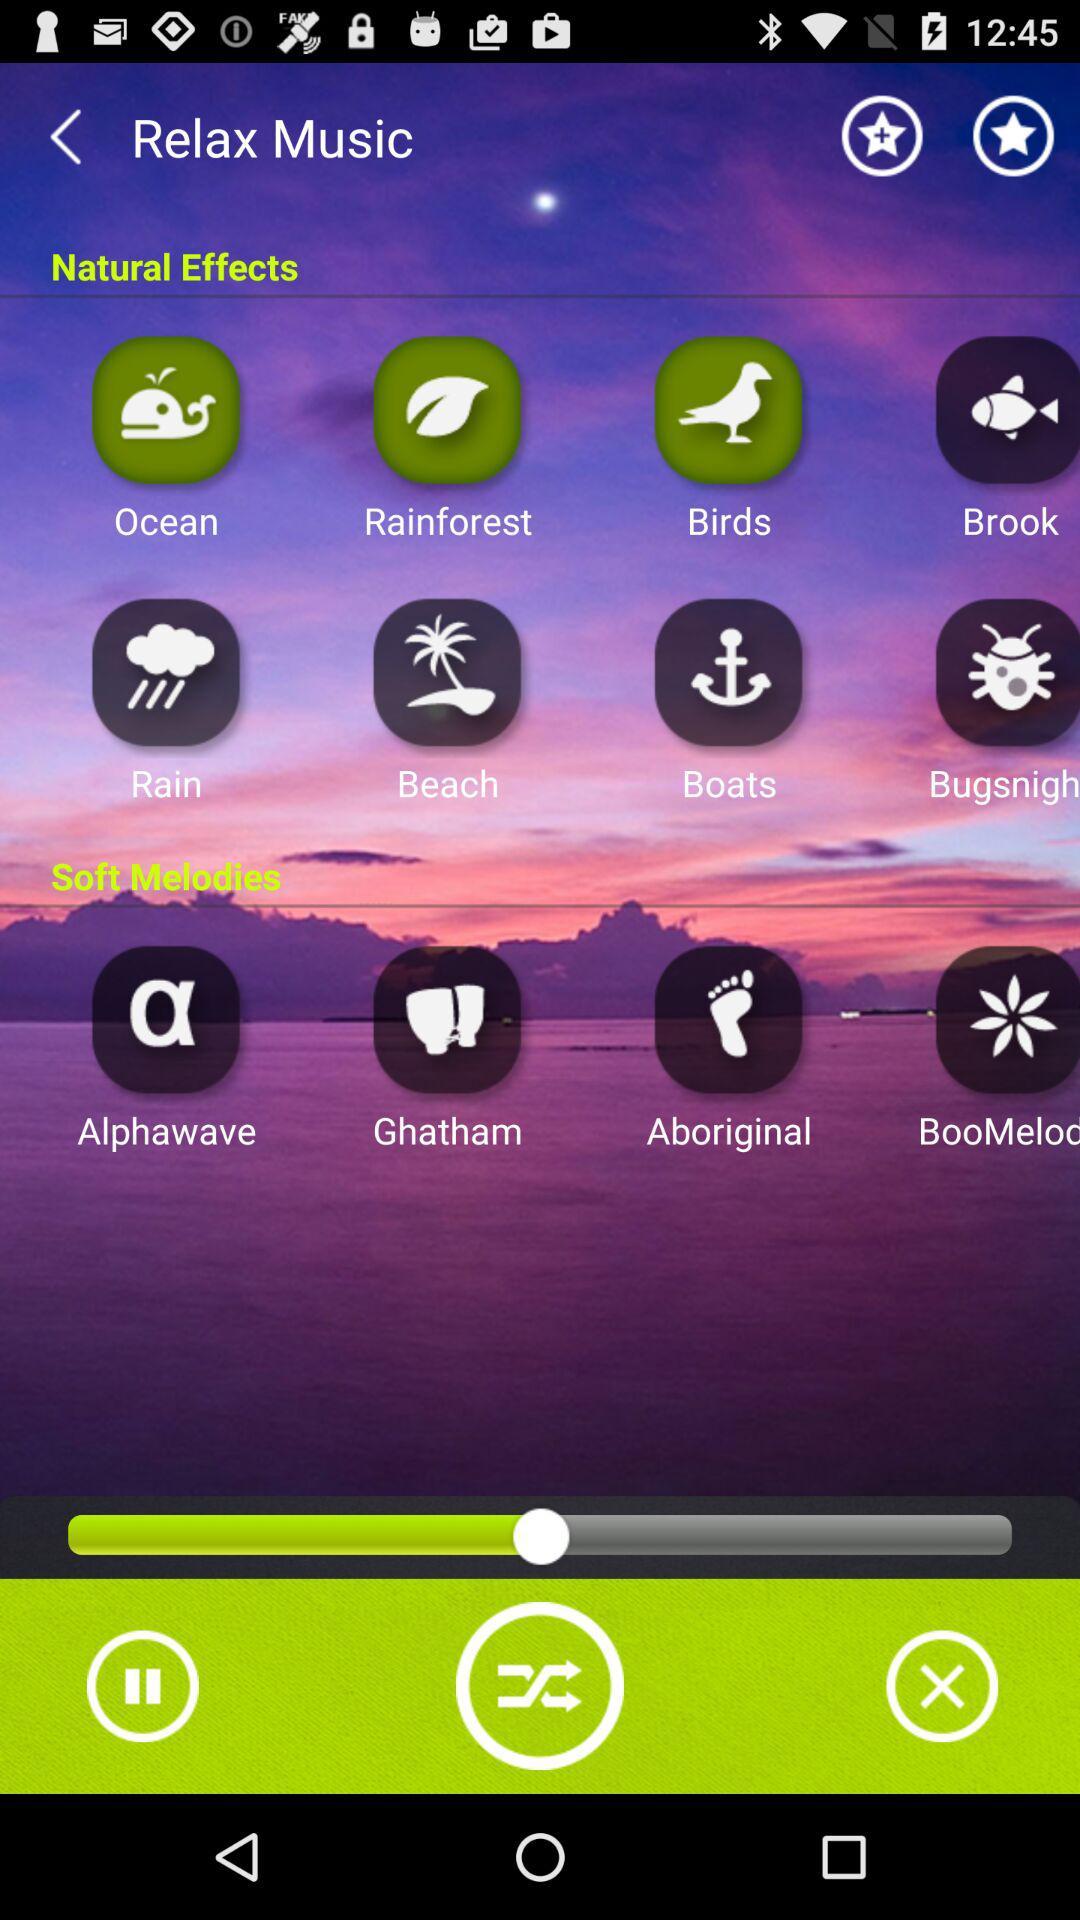  What do you see at coordinates (1014, 145) in the screenshot?
I see `the star icon` at bounding box center [1014, 145].